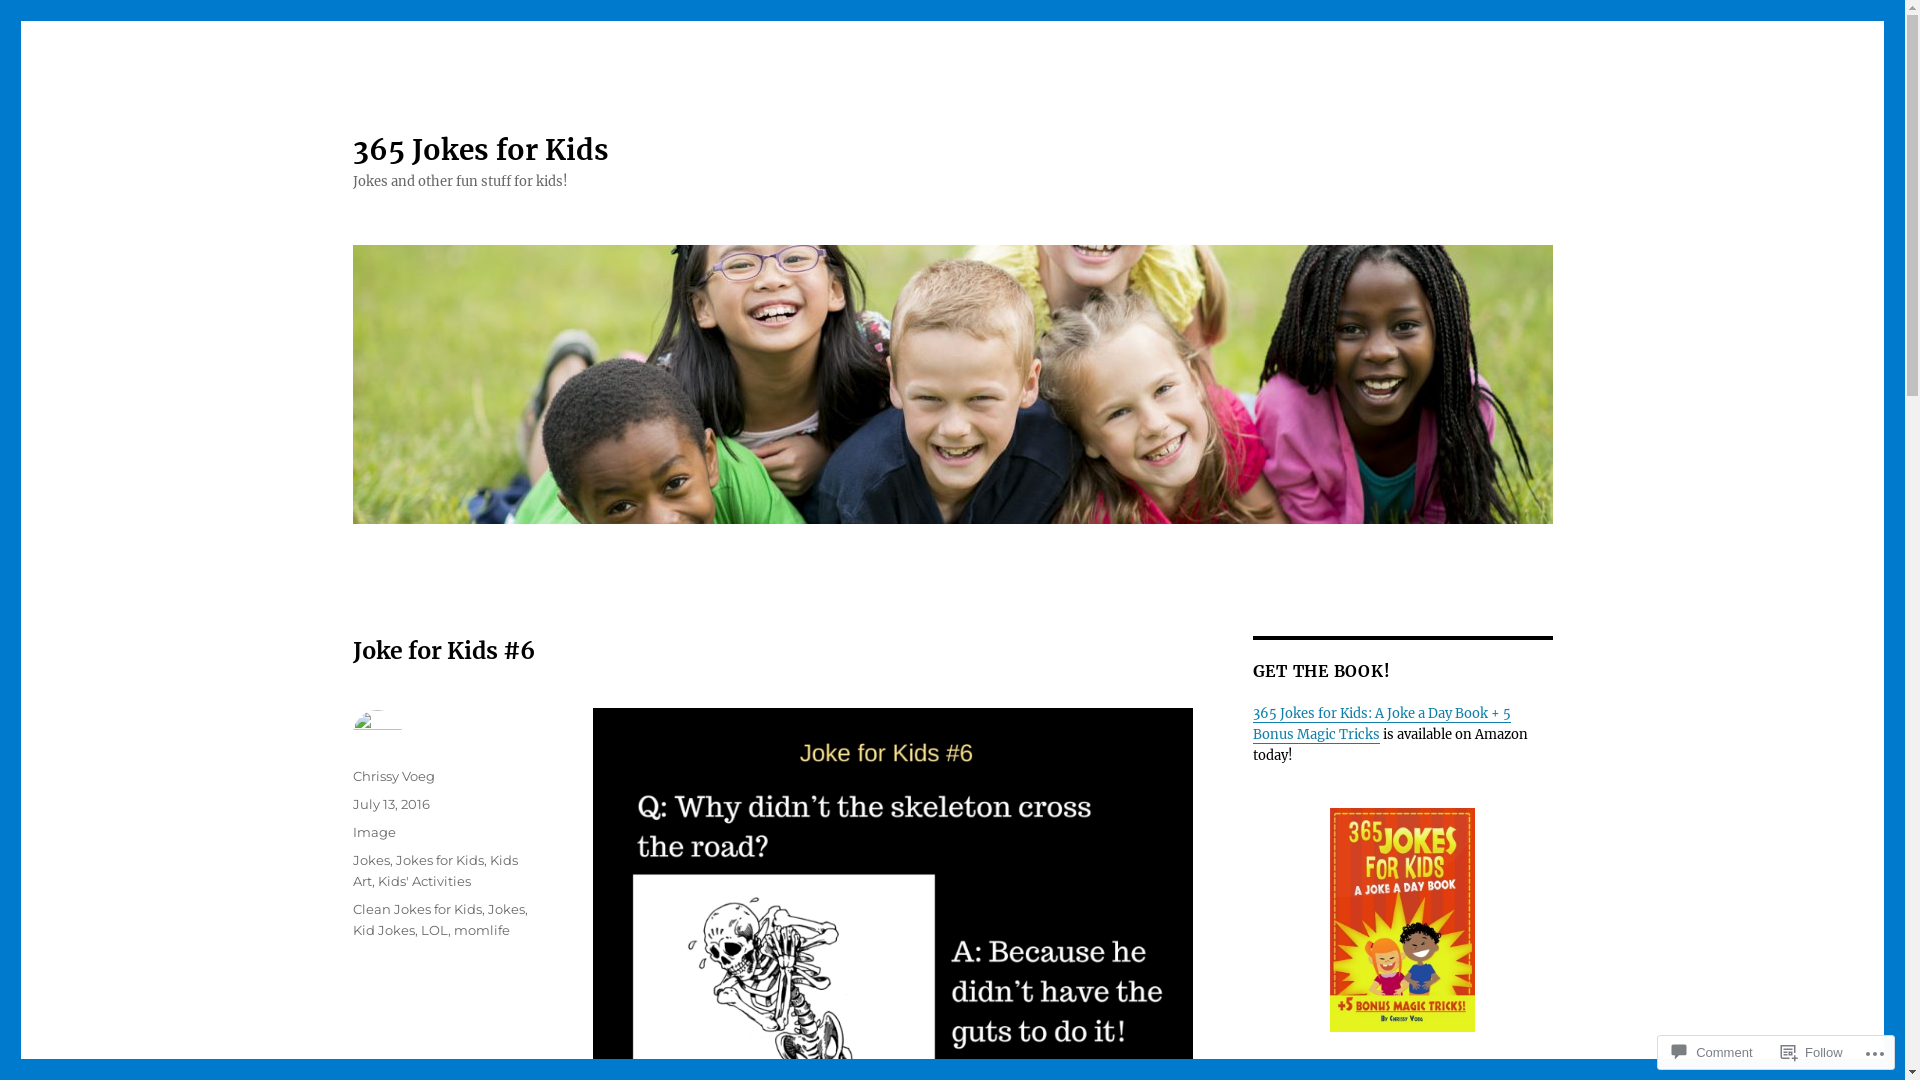  What do you see at coordinates (480, 149) in the screenshot?
I see `'365 Jokes for Kids'` at bounding box center [480, 149].